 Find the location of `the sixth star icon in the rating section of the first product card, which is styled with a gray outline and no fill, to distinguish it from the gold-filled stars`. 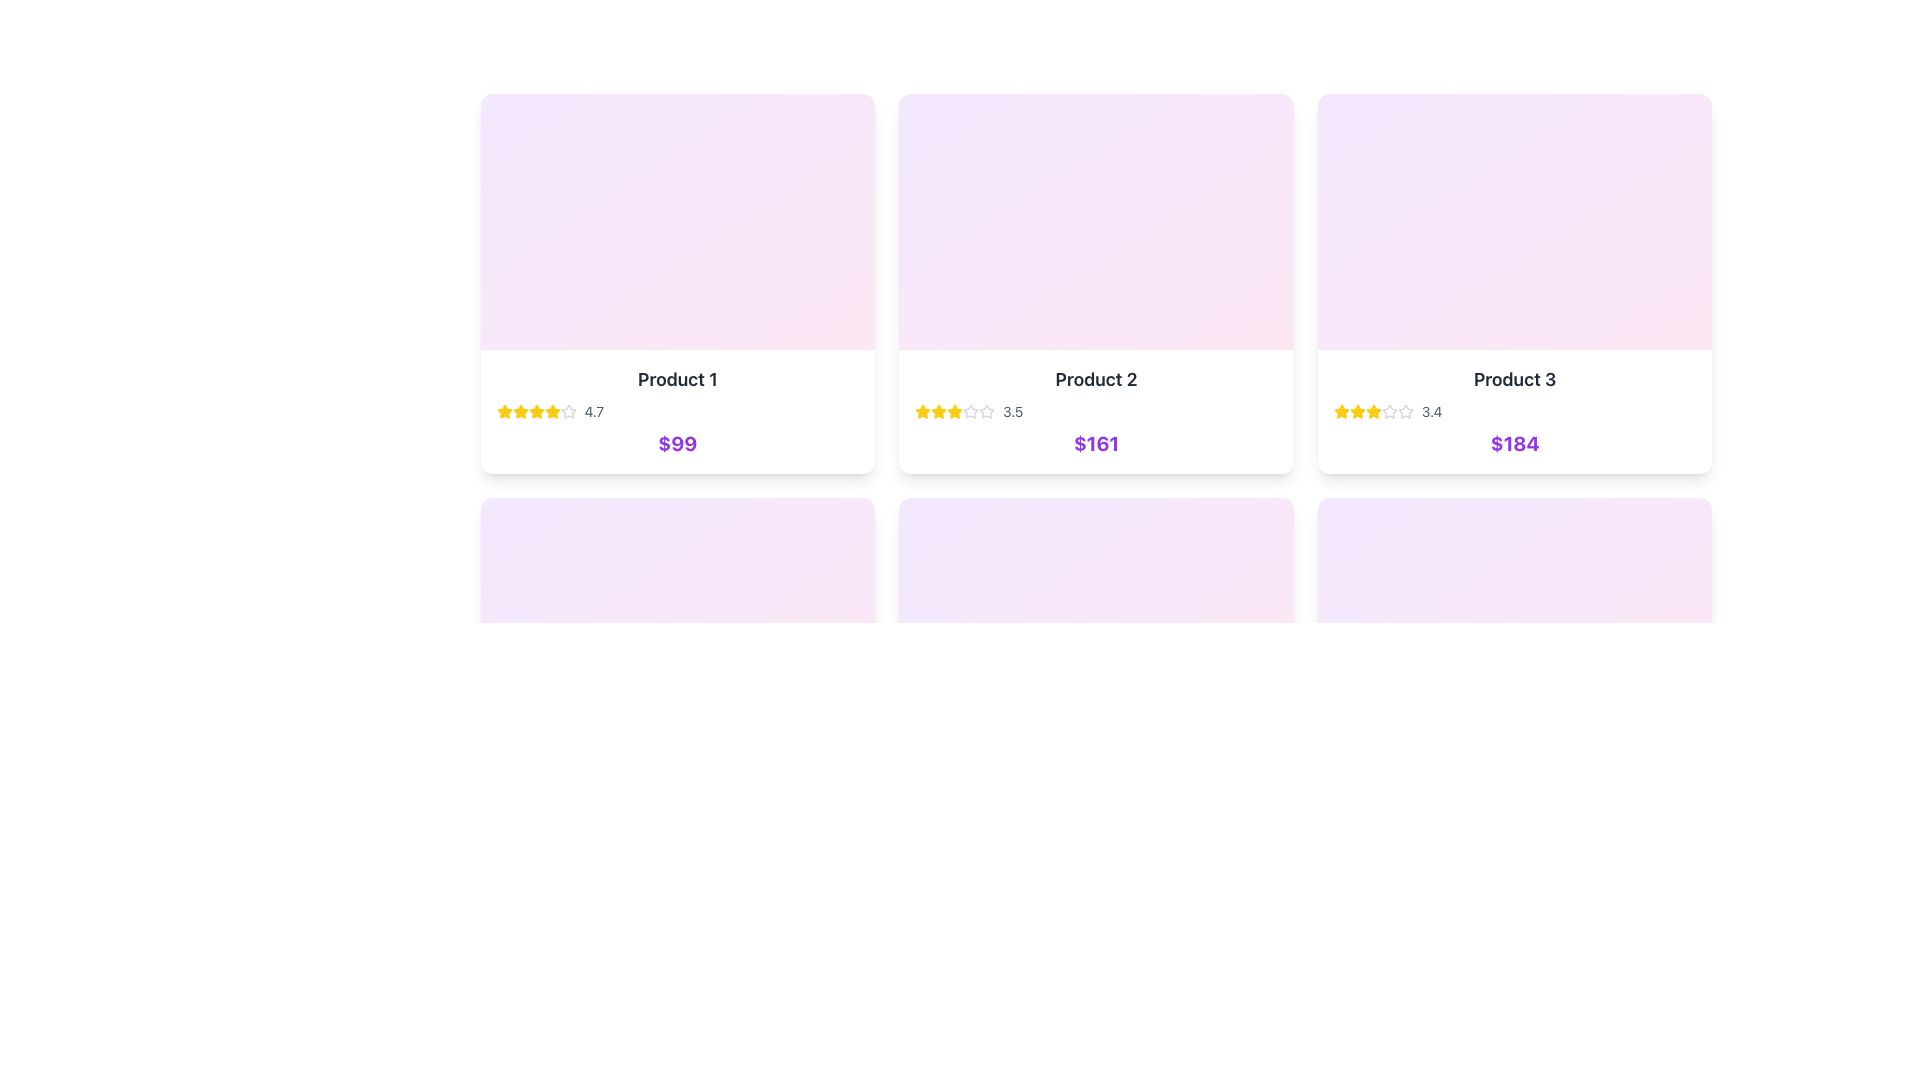

the sixth star icon in the rating section of the first product card, which is styled with a gray outline and no fill, to distinguish it from the gold-filled stars is located at coordinates (567, 411).